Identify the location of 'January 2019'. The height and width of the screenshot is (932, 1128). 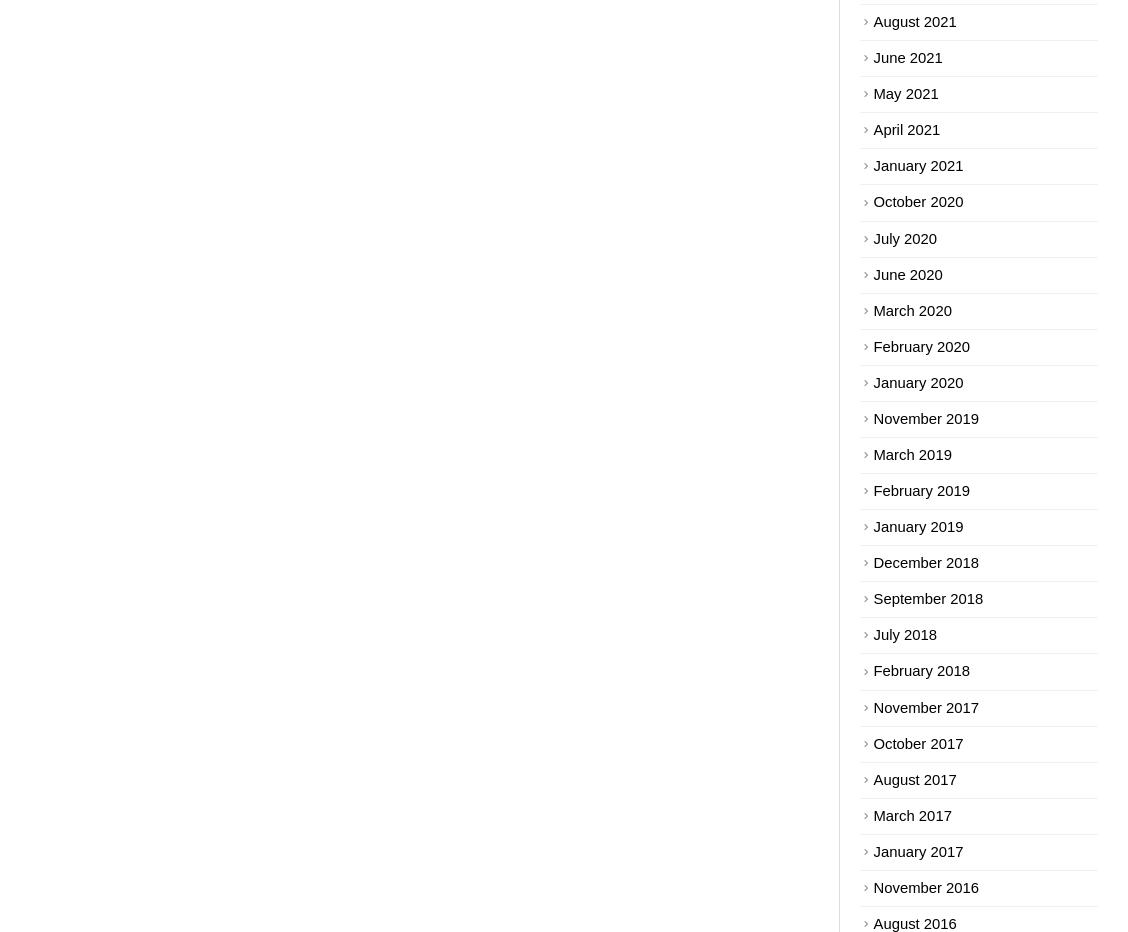
(916, 527).